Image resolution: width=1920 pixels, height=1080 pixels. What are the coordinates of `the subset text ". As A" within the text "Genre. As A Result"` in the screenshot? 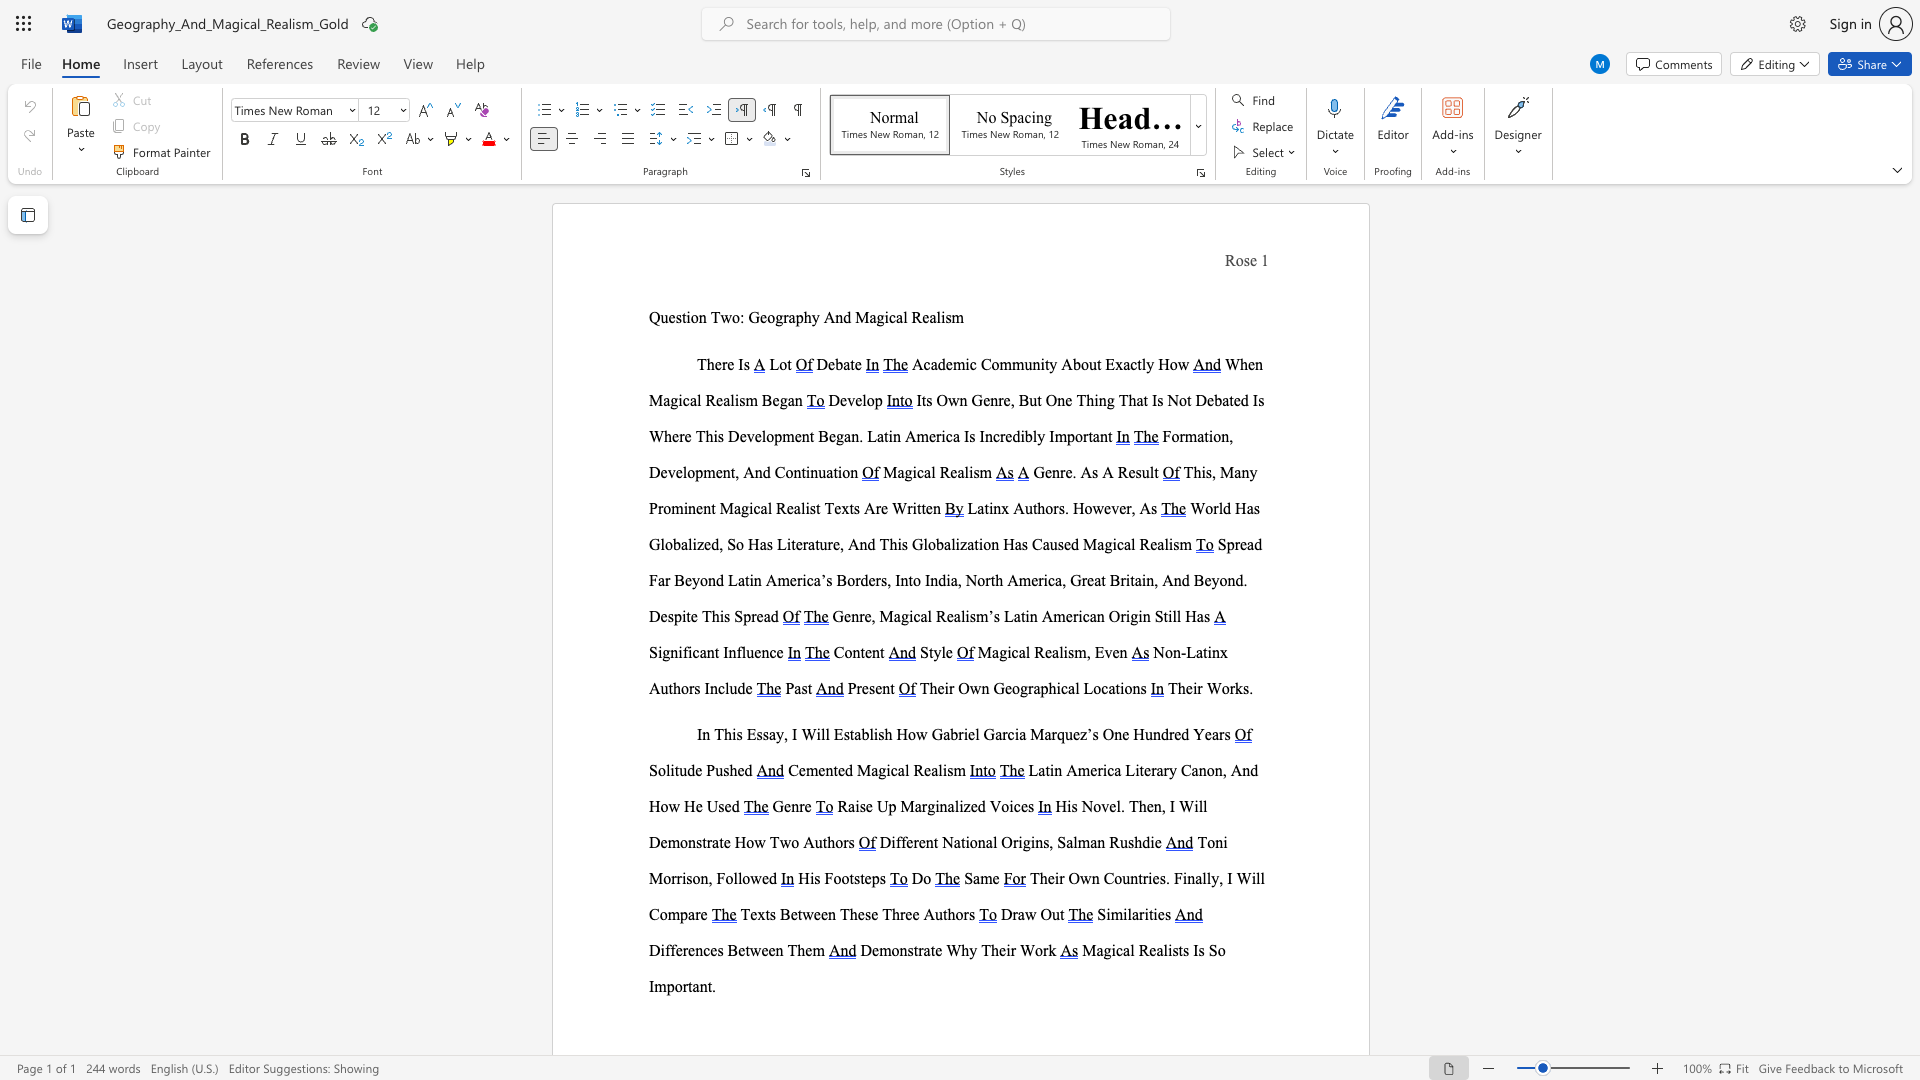 It's located at (1071, 472).